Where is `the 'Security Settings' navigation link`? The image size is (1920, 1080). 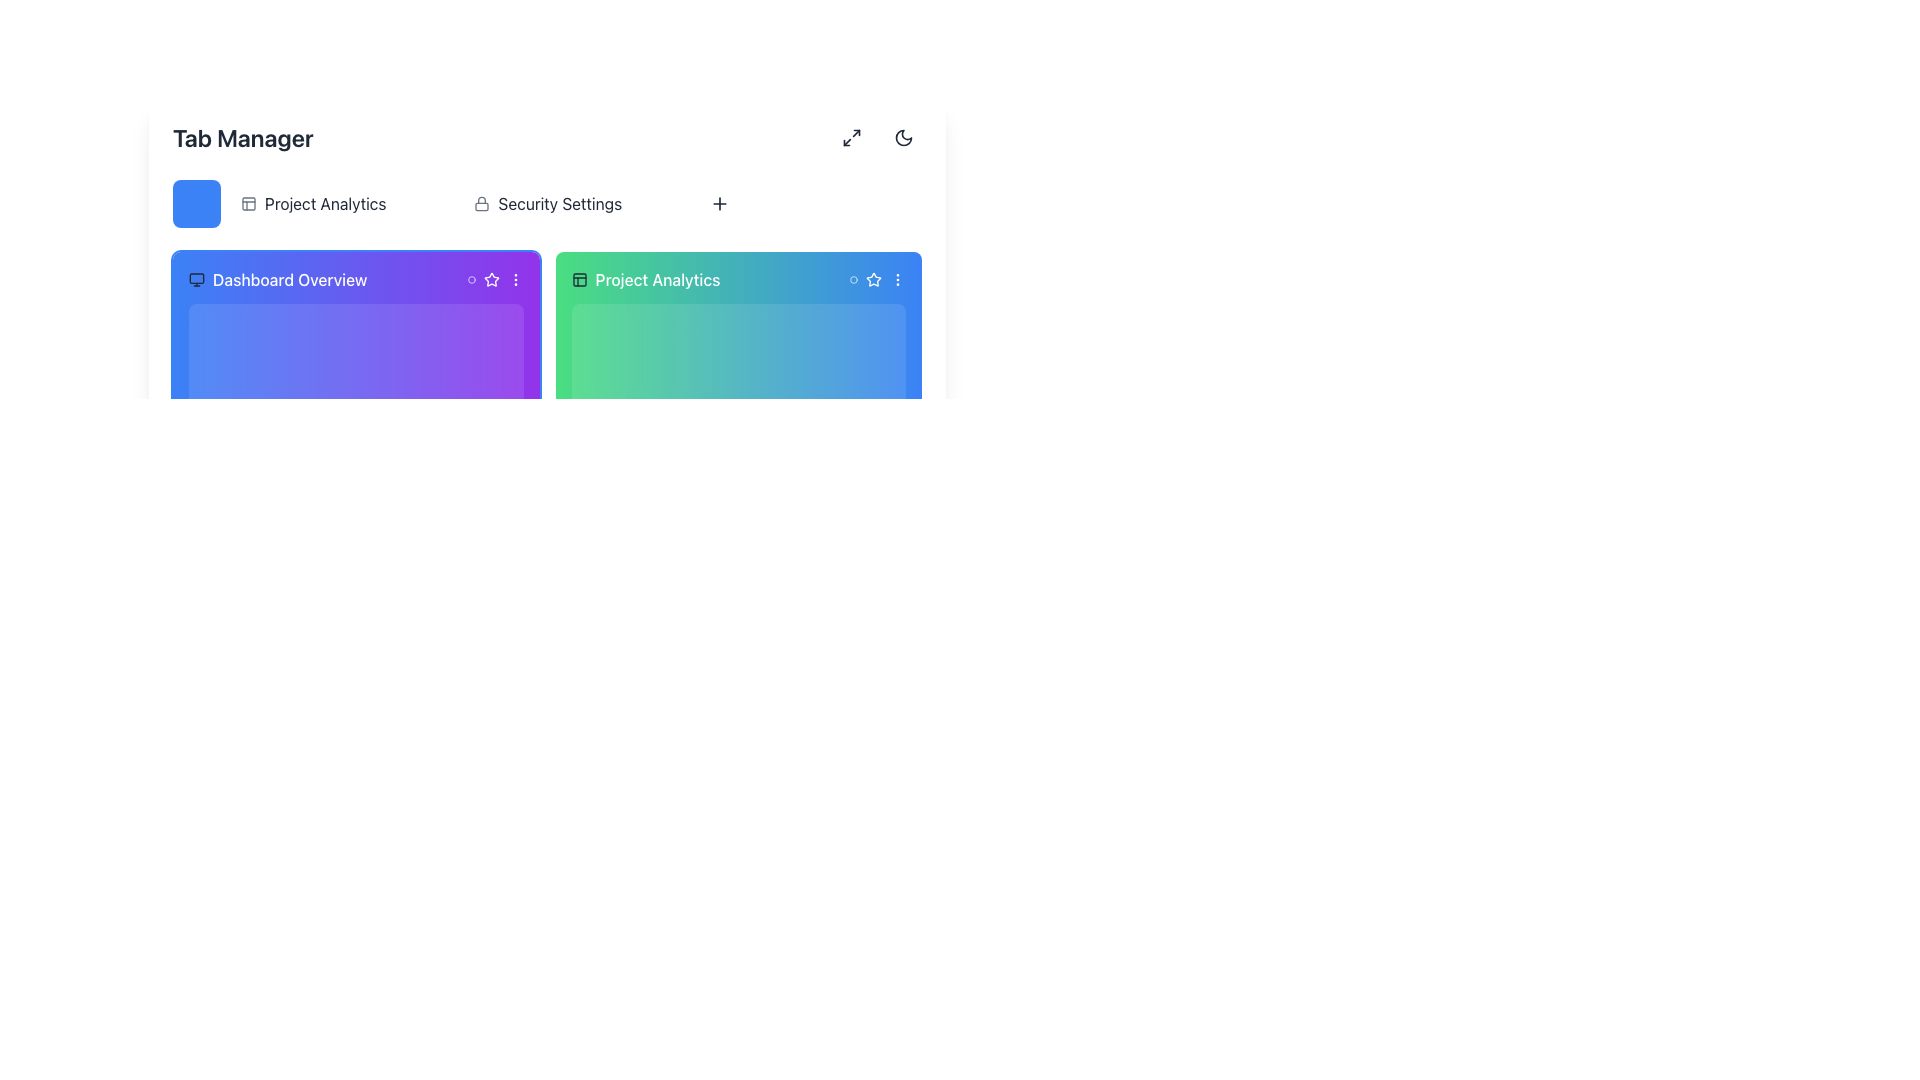
the 'Security Settings' navigation link is located at coordinates (548, 204).